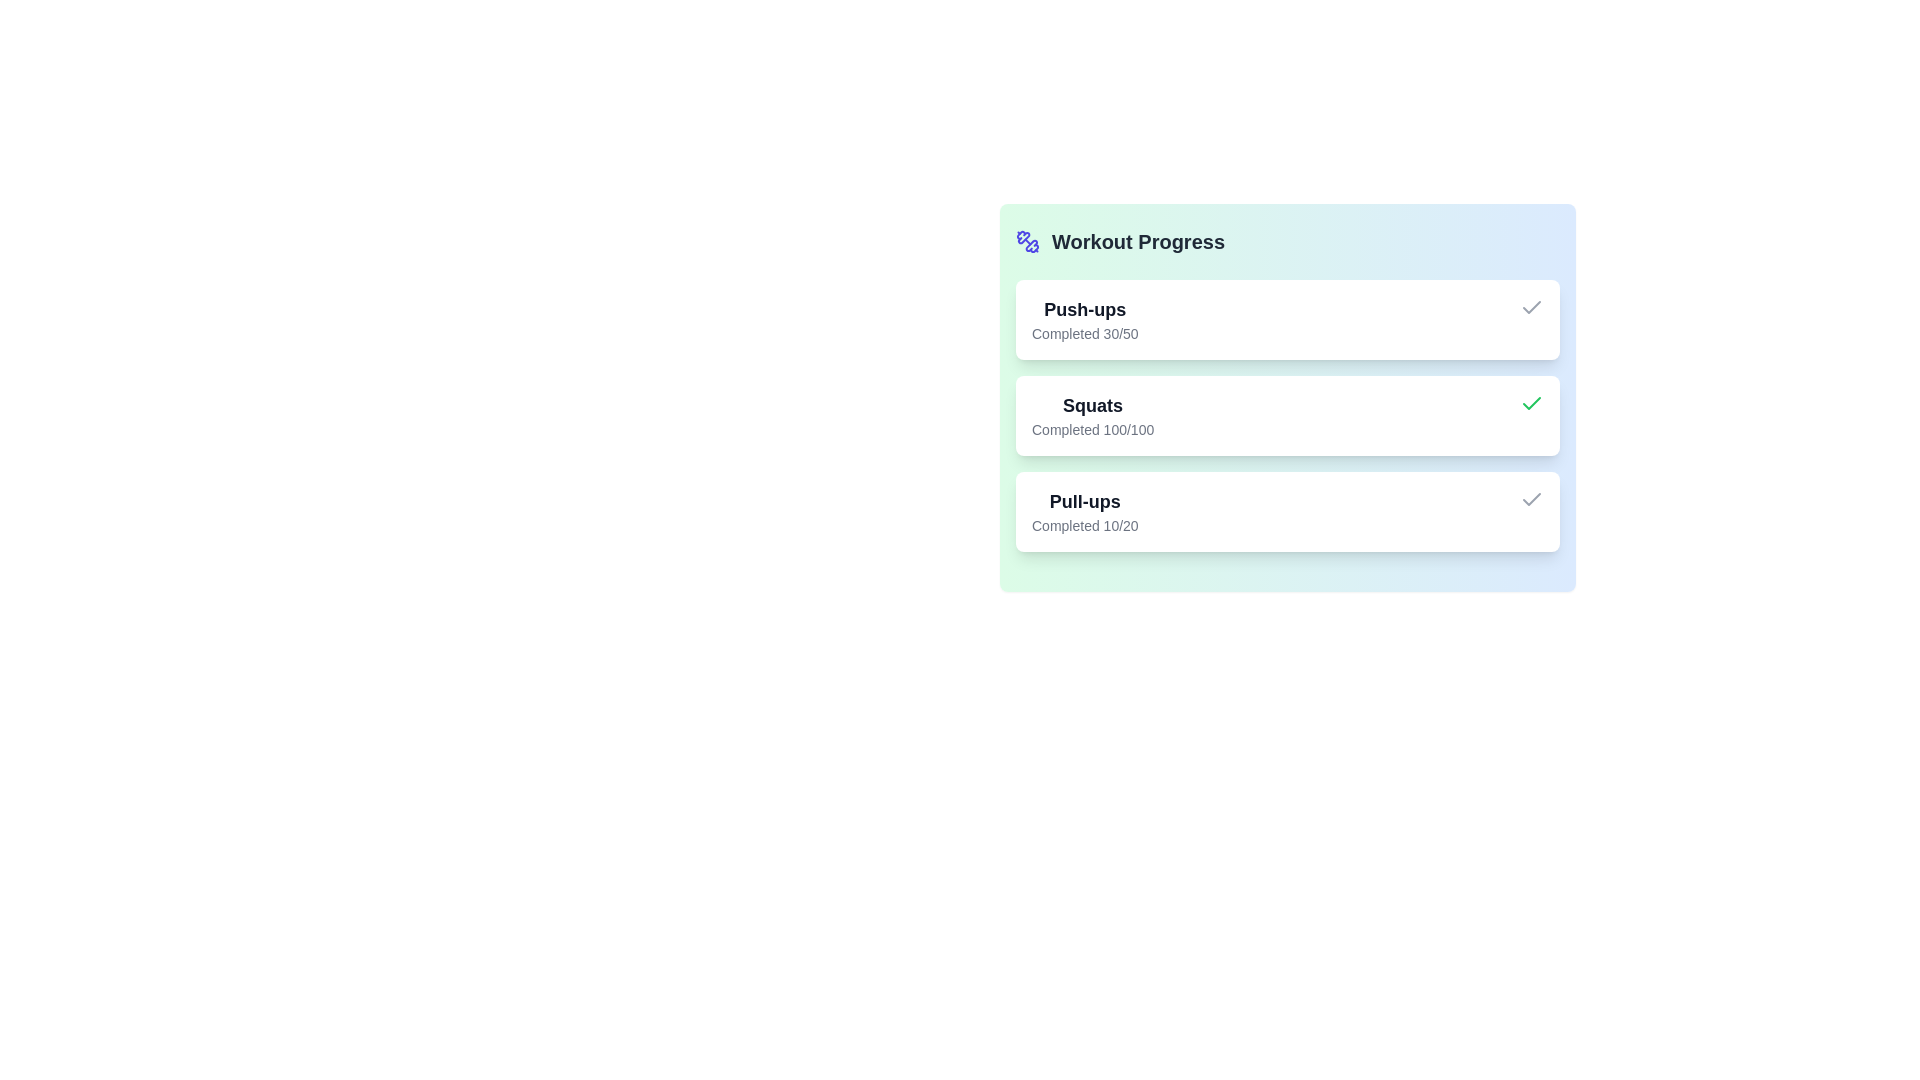  Describe the element at coordinates (1084, 500) in the screenshot. I see `the 'Pull-ups' text label` at that location.